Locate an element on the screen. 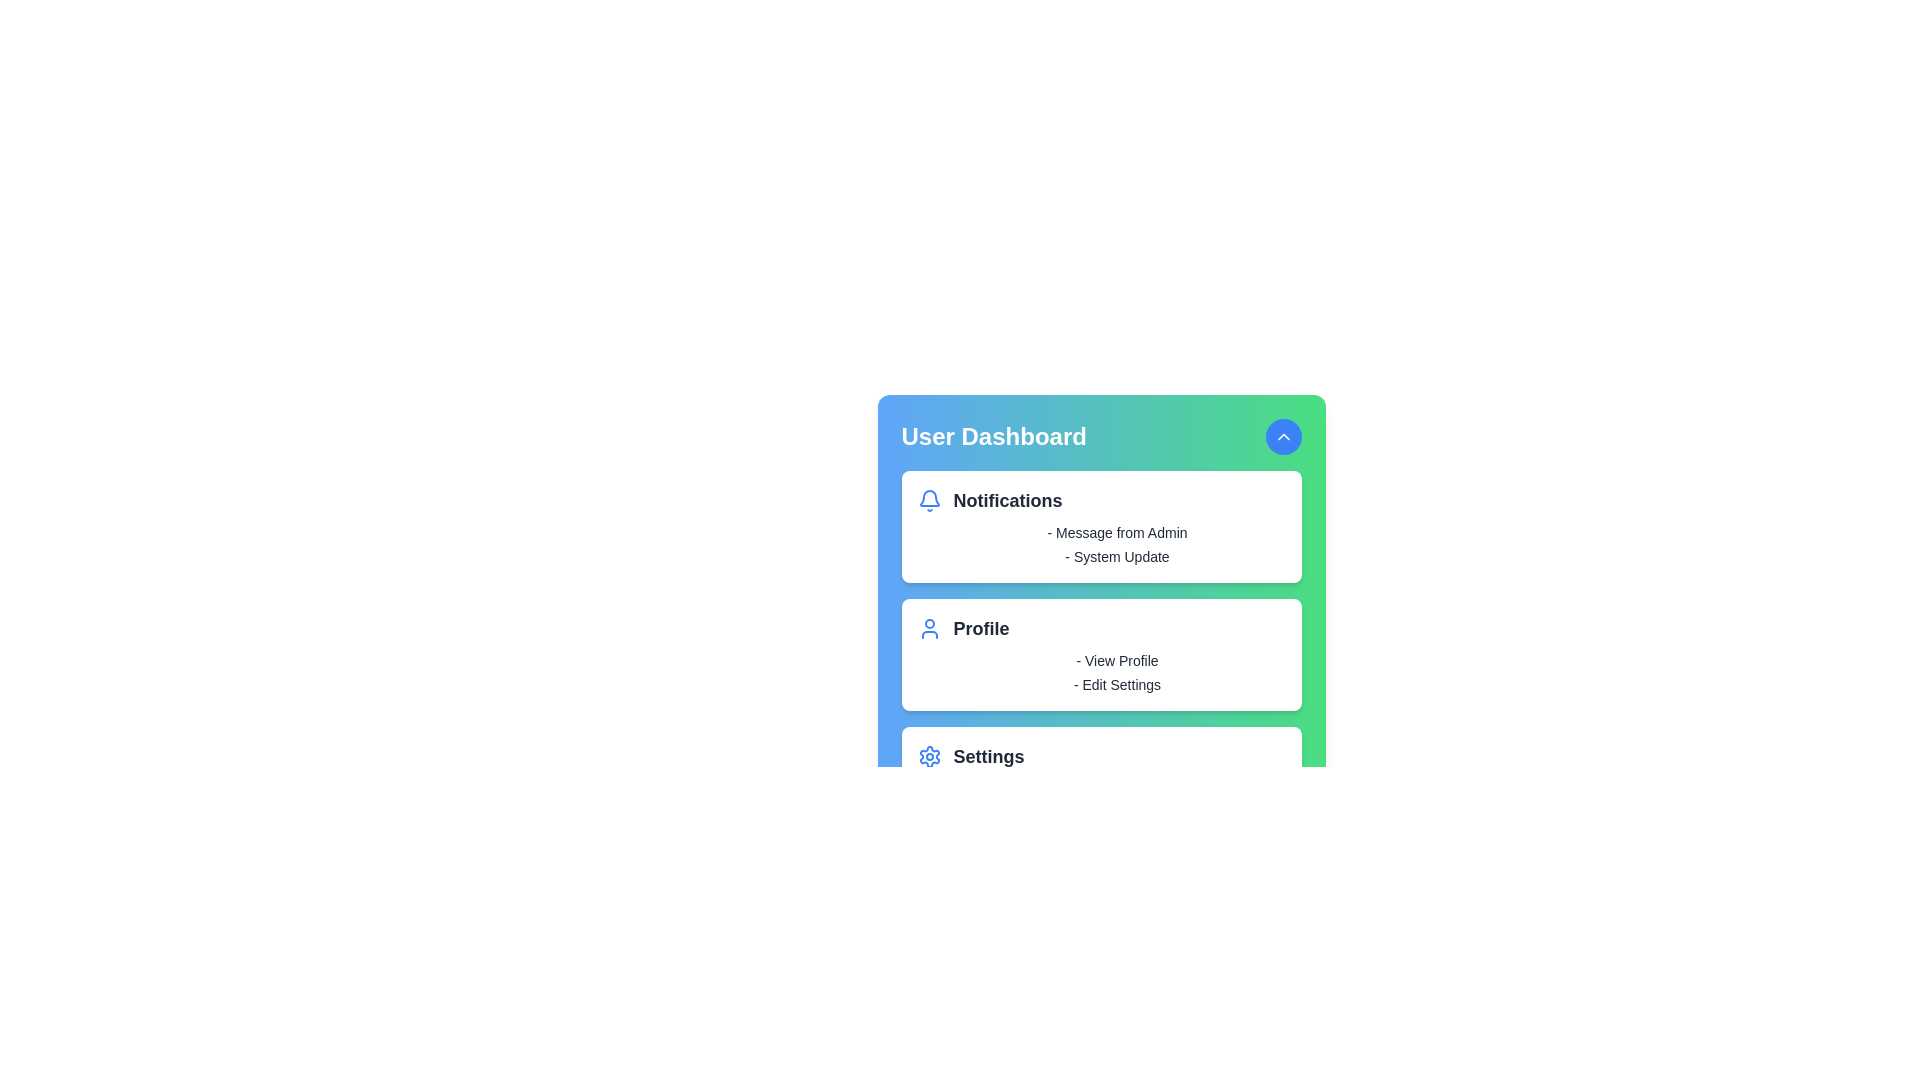 This screenshot has width=1920, height=1080. the header of the section Profile to expand or collapse its details is located at coordinates (1100, 627).